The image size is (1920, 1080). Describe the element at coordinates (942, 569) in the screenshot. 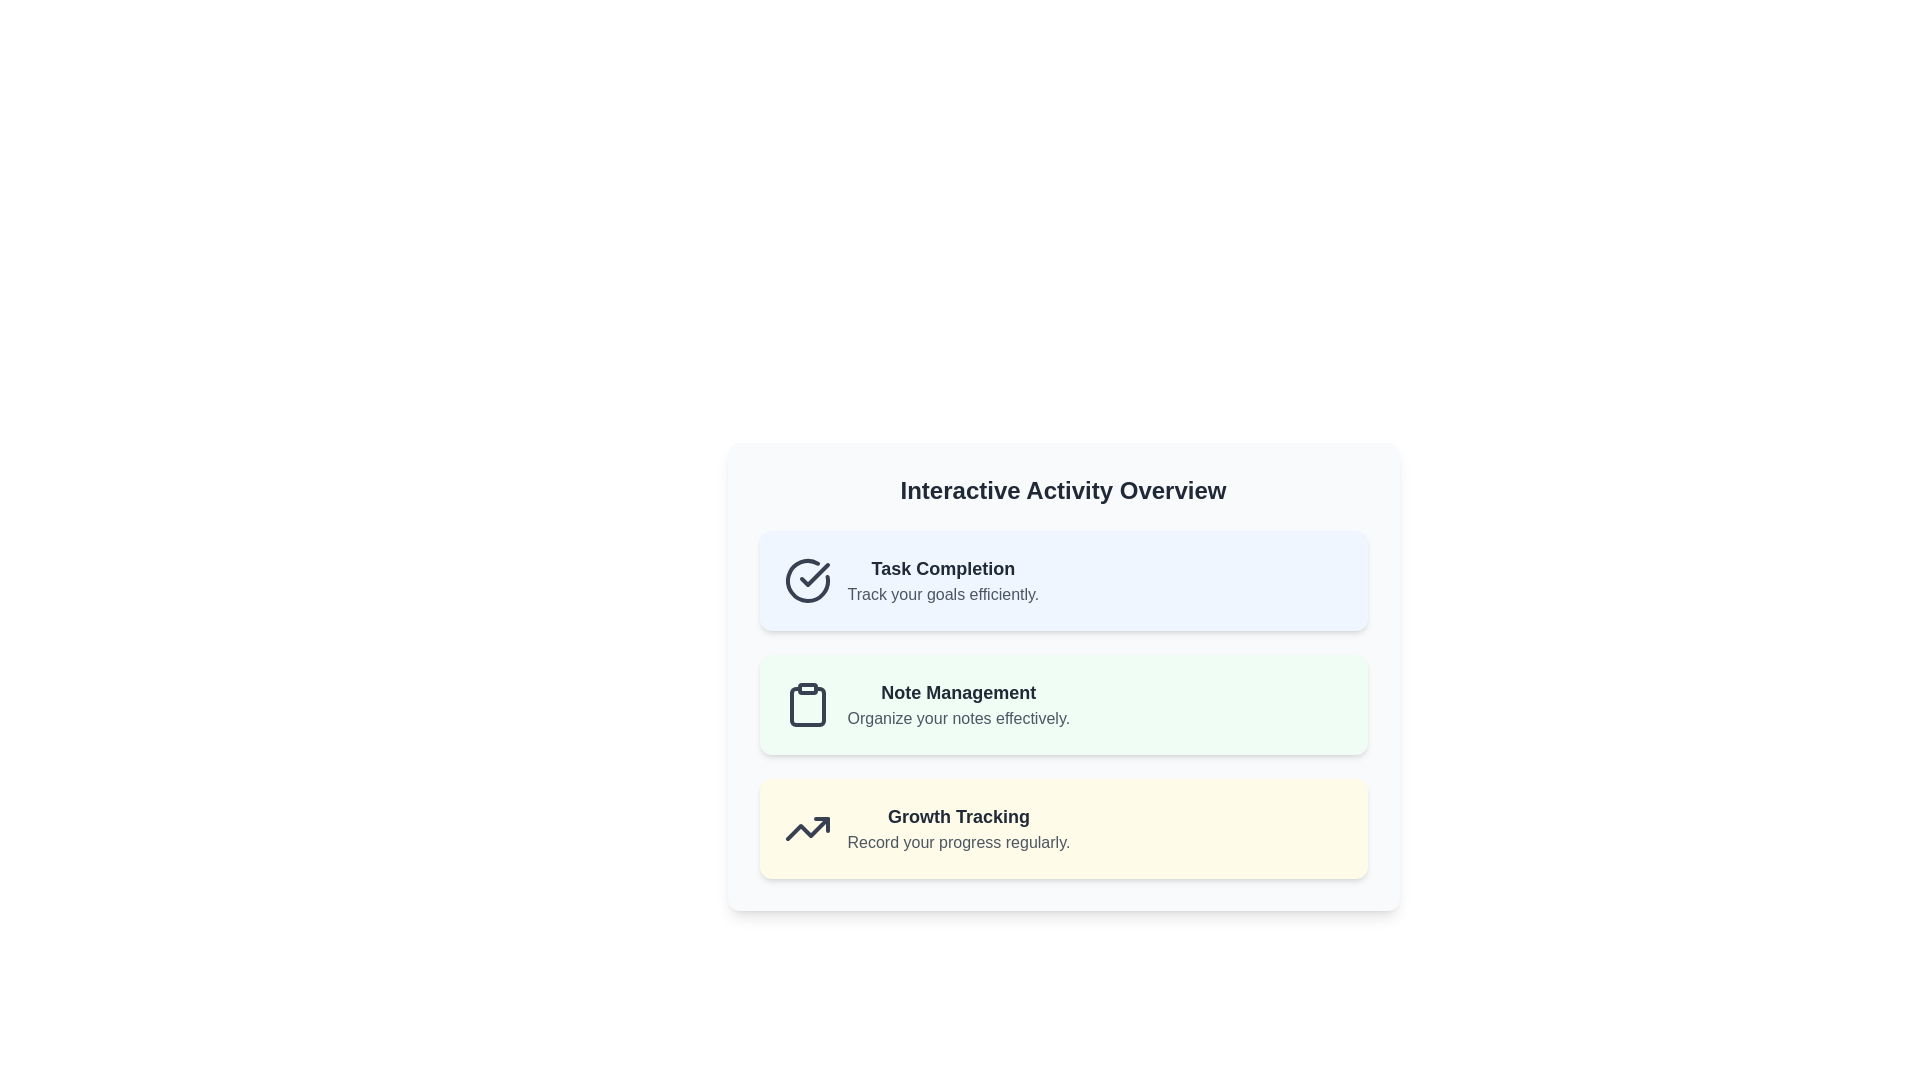

I see `text of the header labeled 'Task Completion' which is the first section in the card layout for task tracking` at that location.